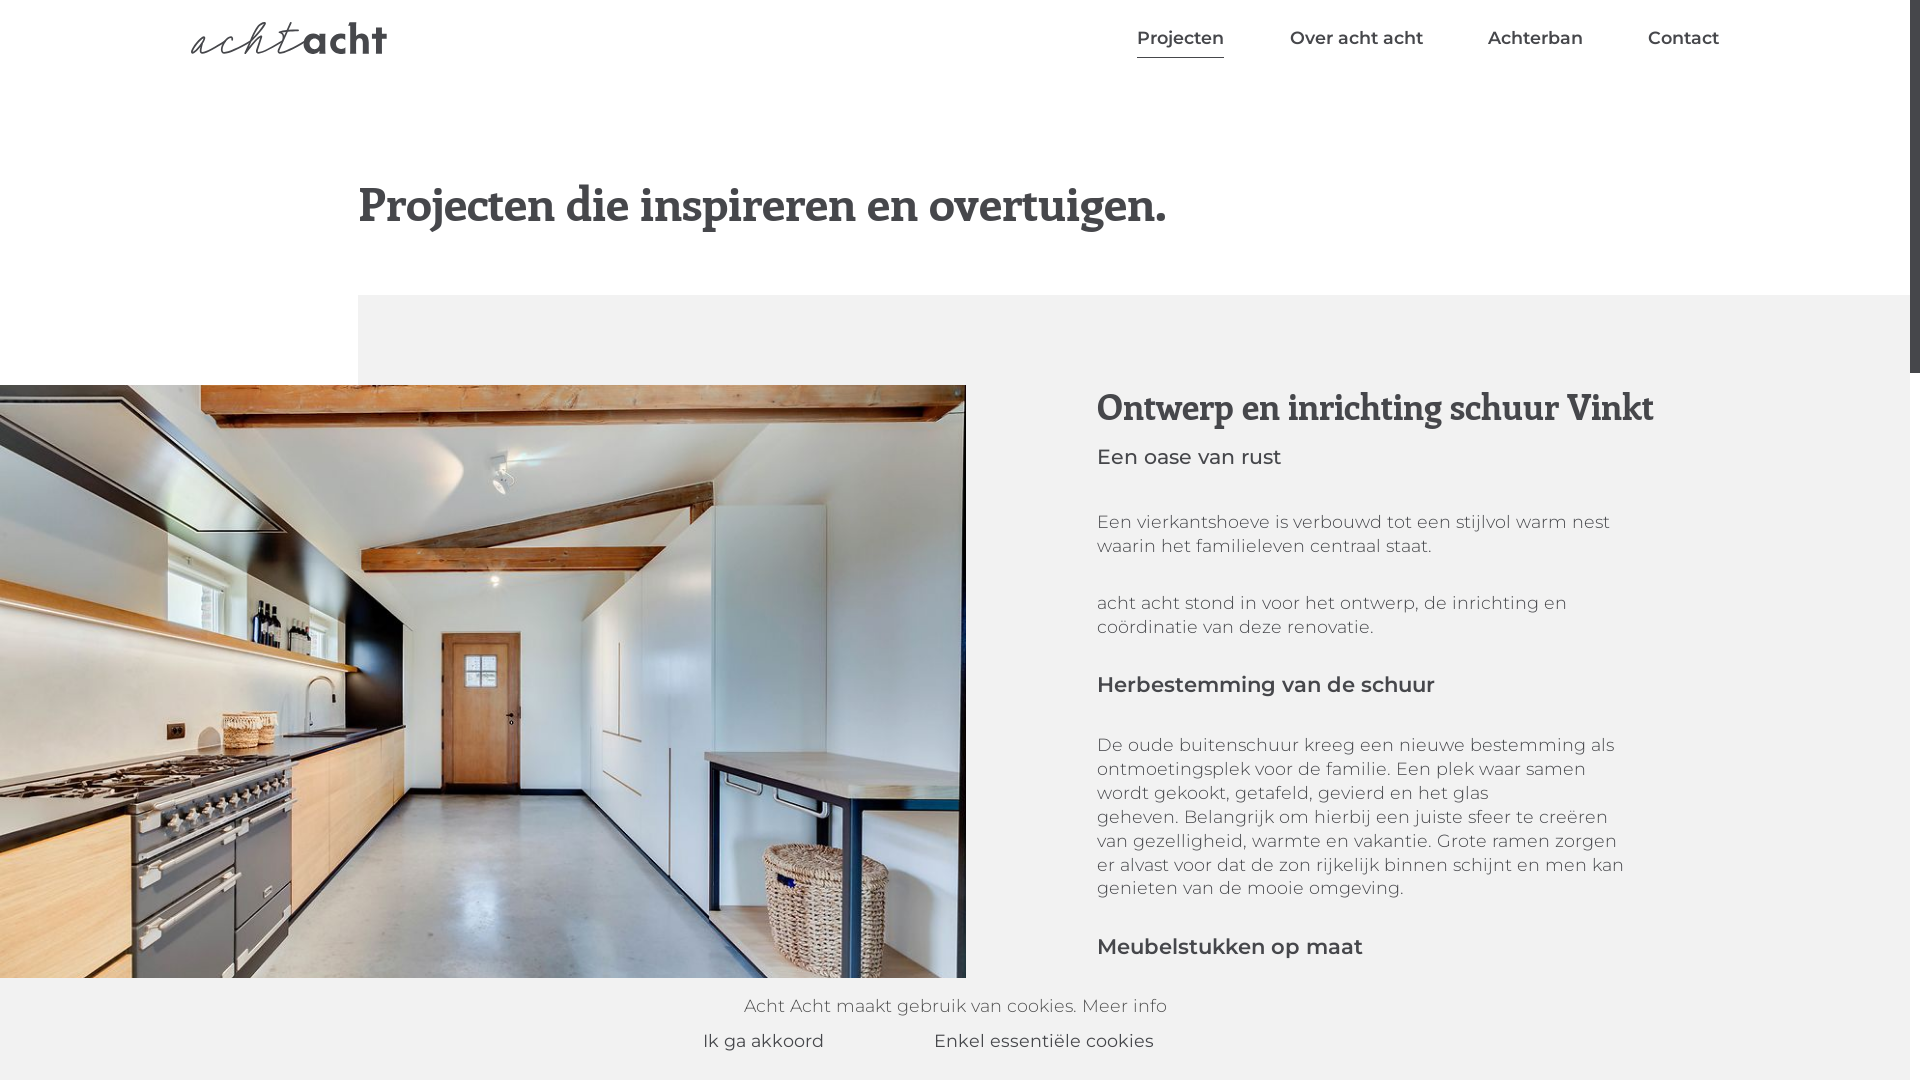  Describe the element at coordinates (789, 1040) in the screenshot. I see `'Ik ga akkoord'` at that location.